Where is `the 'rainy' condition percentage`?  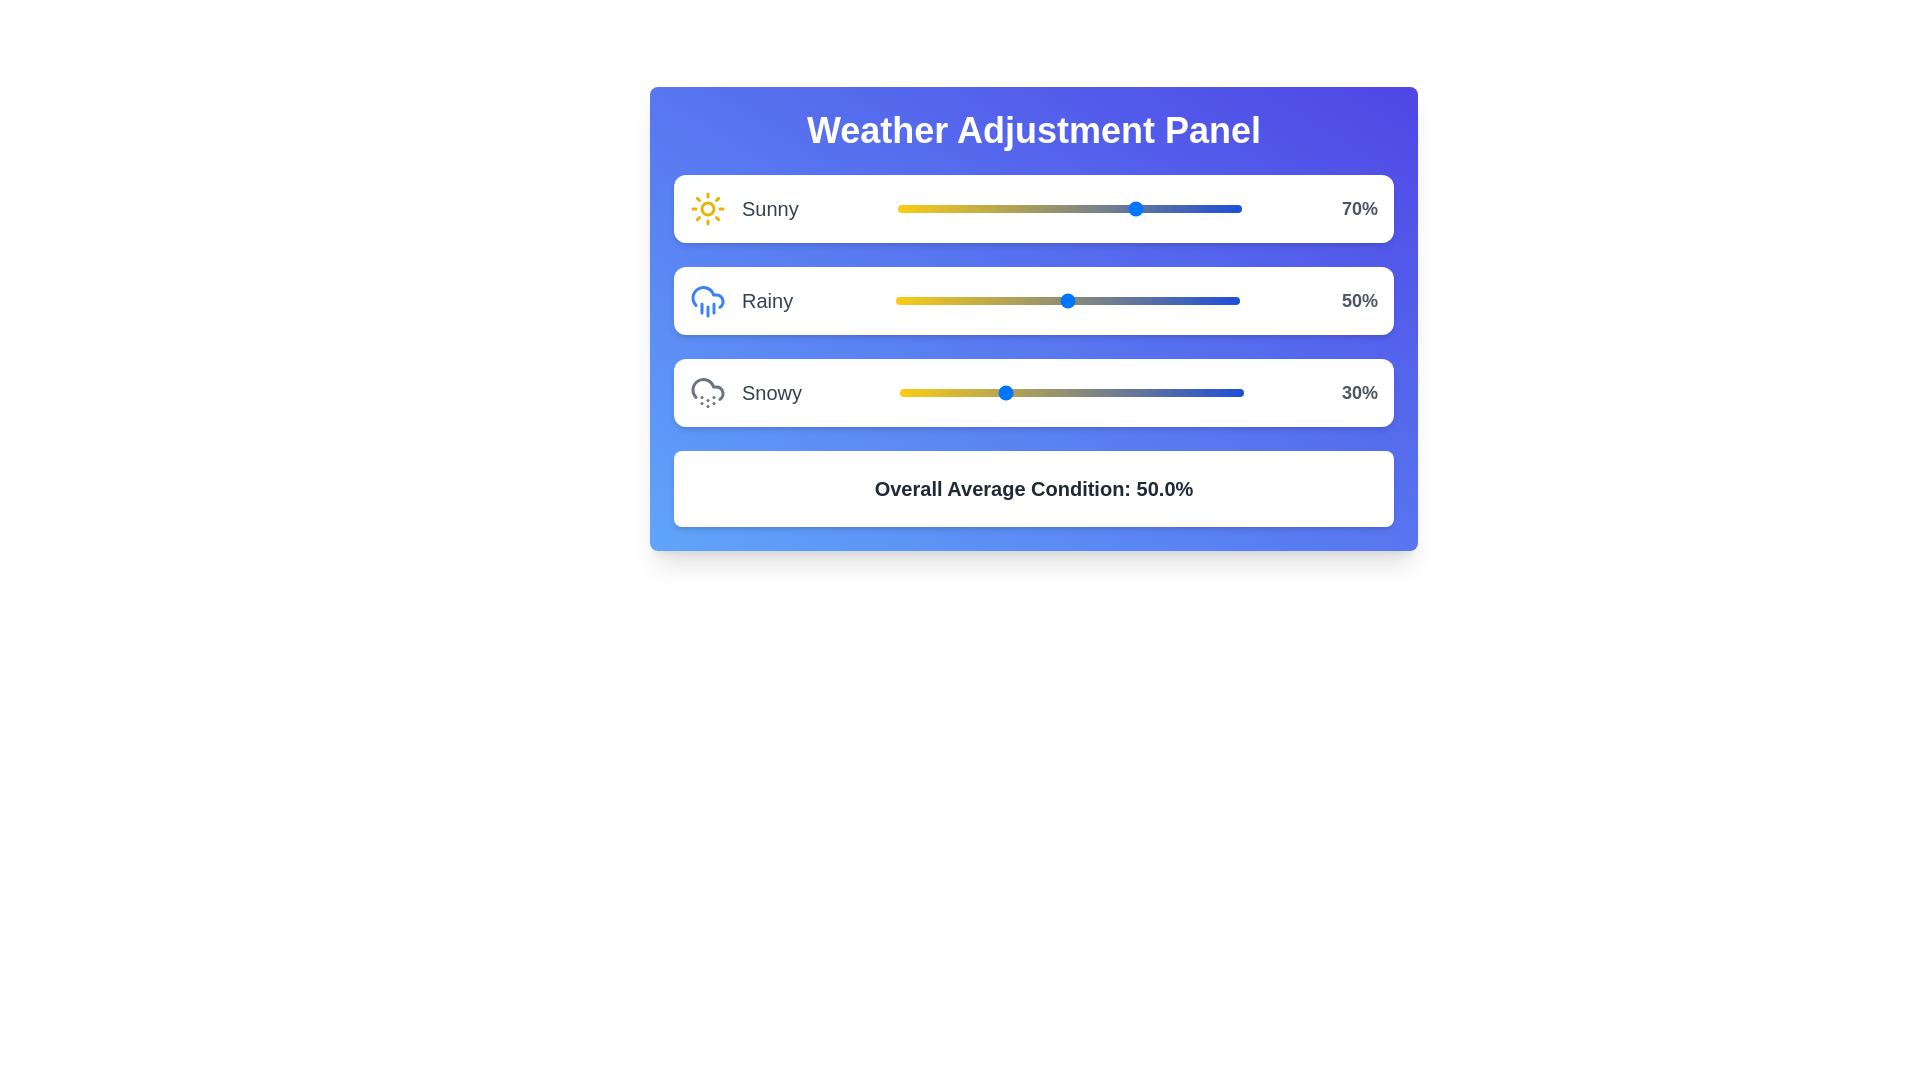
the 'rainy' condition percentage is located at coordinates (1033, 300).